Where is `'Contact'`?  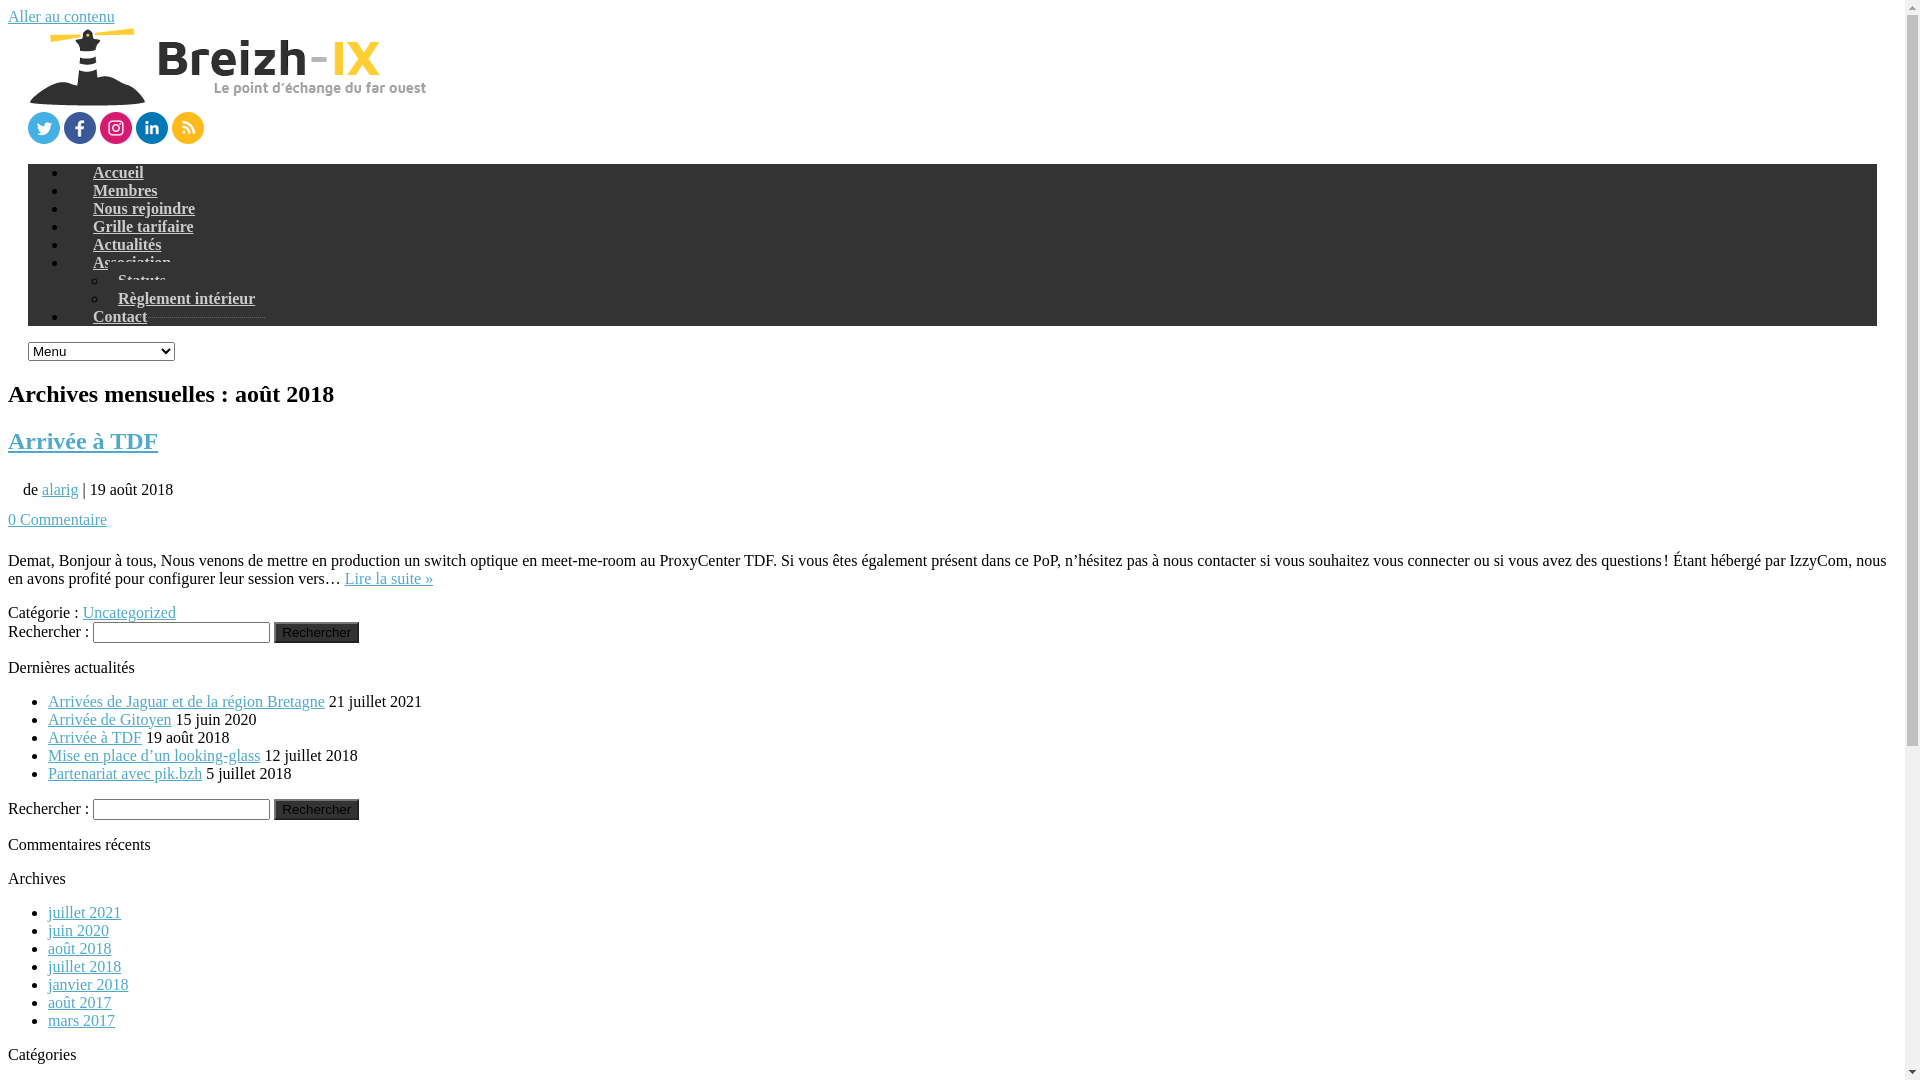
'Contact' is located at coordinates (67, 315).